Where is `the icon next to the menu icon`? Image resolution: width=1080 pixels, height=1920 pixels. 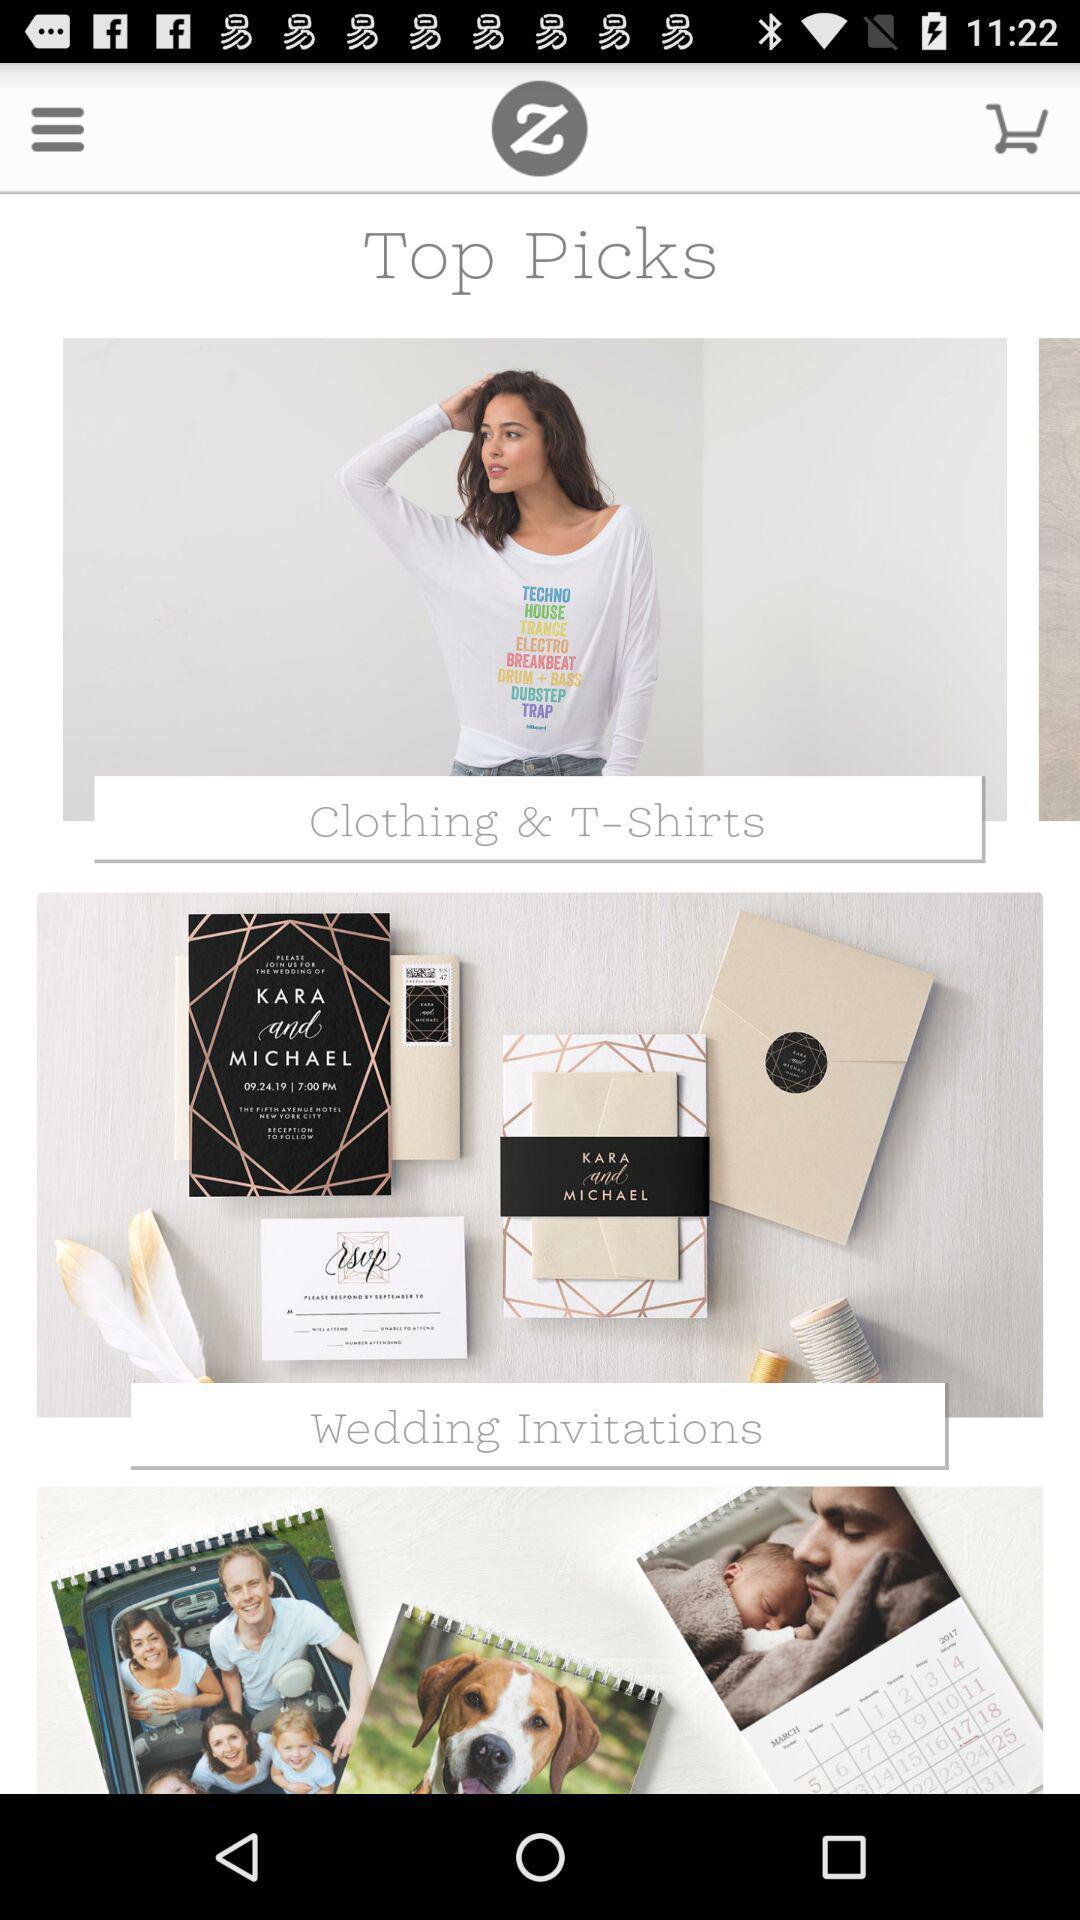 the icon next to the menu icon is located at coordinates (538, 127).